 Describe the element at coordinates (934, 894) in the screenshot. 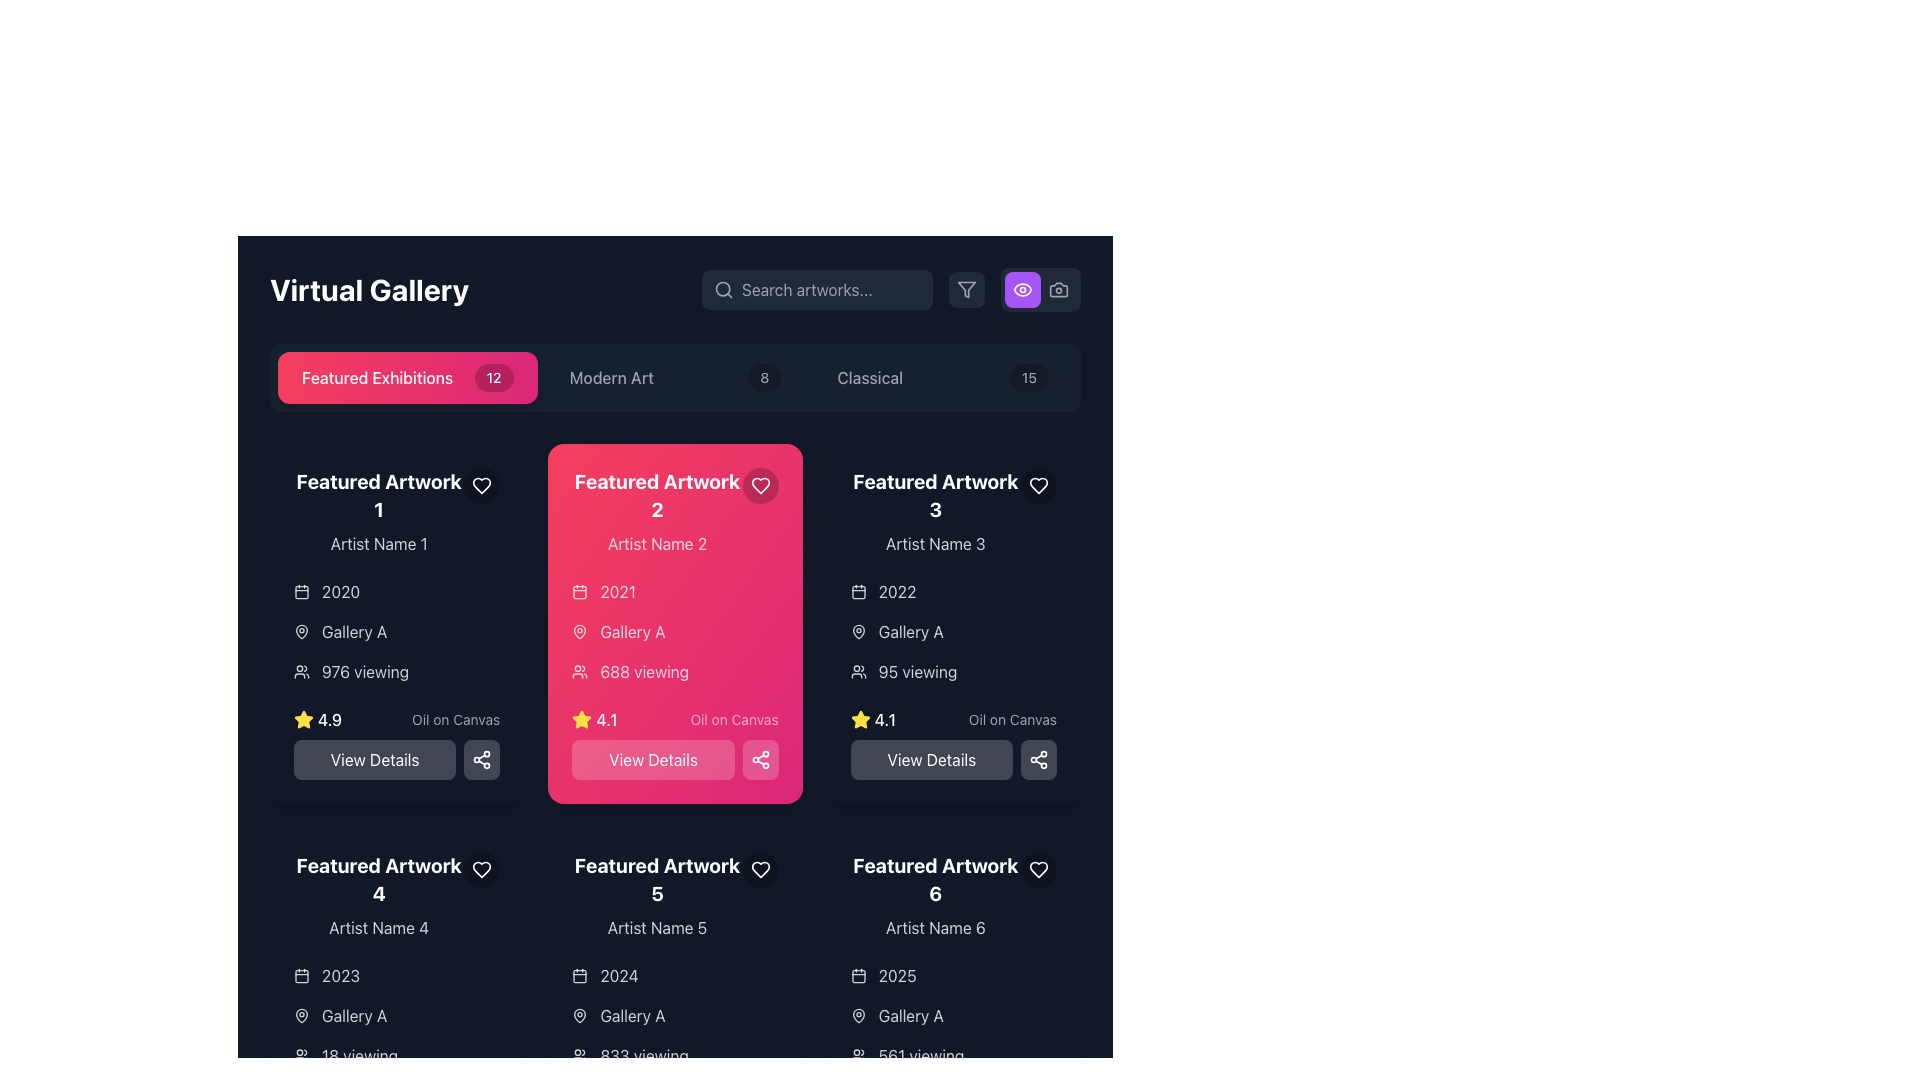

I see `the text label displaying the title and artist name of the featured artwork item located at the bottom-right of the grid in the gallery` at that location.